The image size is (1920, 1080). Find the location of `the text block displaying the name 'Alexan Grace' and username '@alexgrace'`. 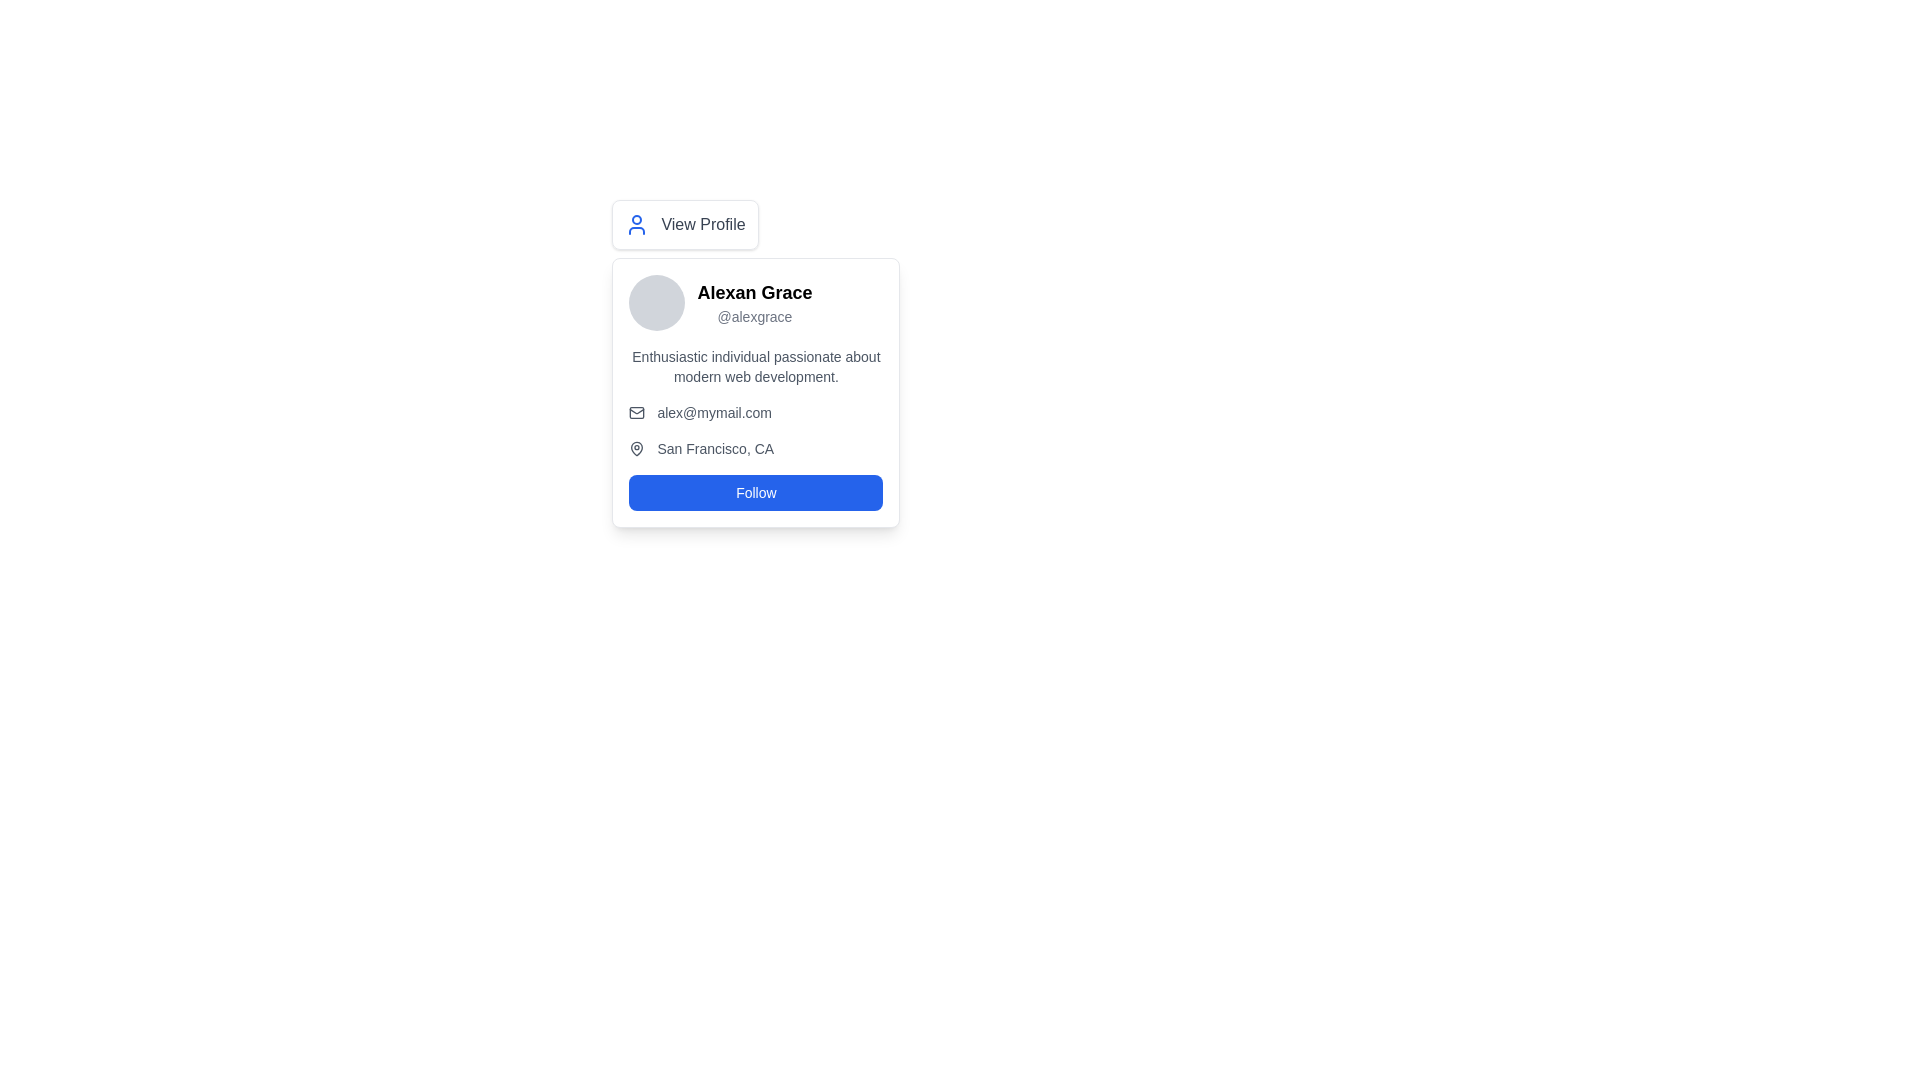

the text block displaying the name 'Alexan Grace' and username '@alexgrace' is located at coordinates (753, 303).